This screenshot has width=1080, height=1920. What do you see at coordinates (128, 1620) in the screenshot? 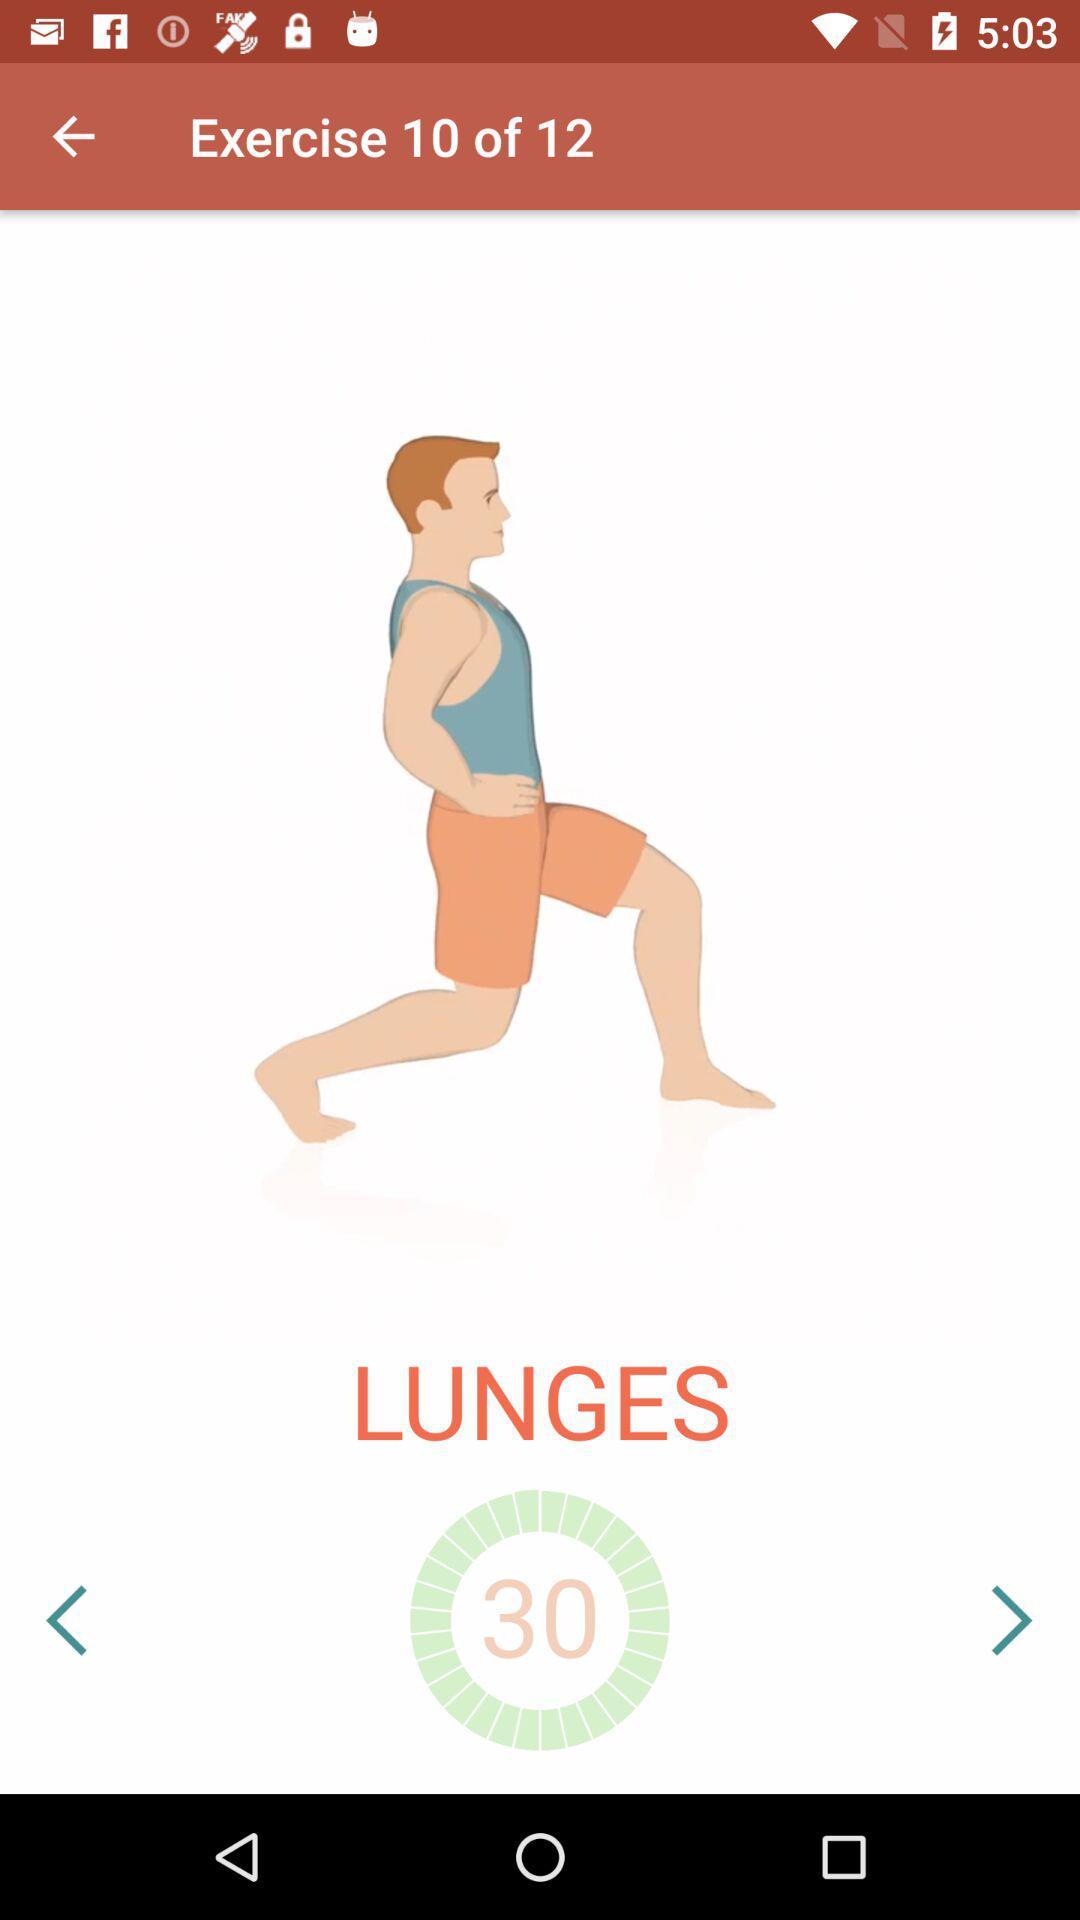
I see `icon at the bottom left corner` at bounding box center [128, 1620].